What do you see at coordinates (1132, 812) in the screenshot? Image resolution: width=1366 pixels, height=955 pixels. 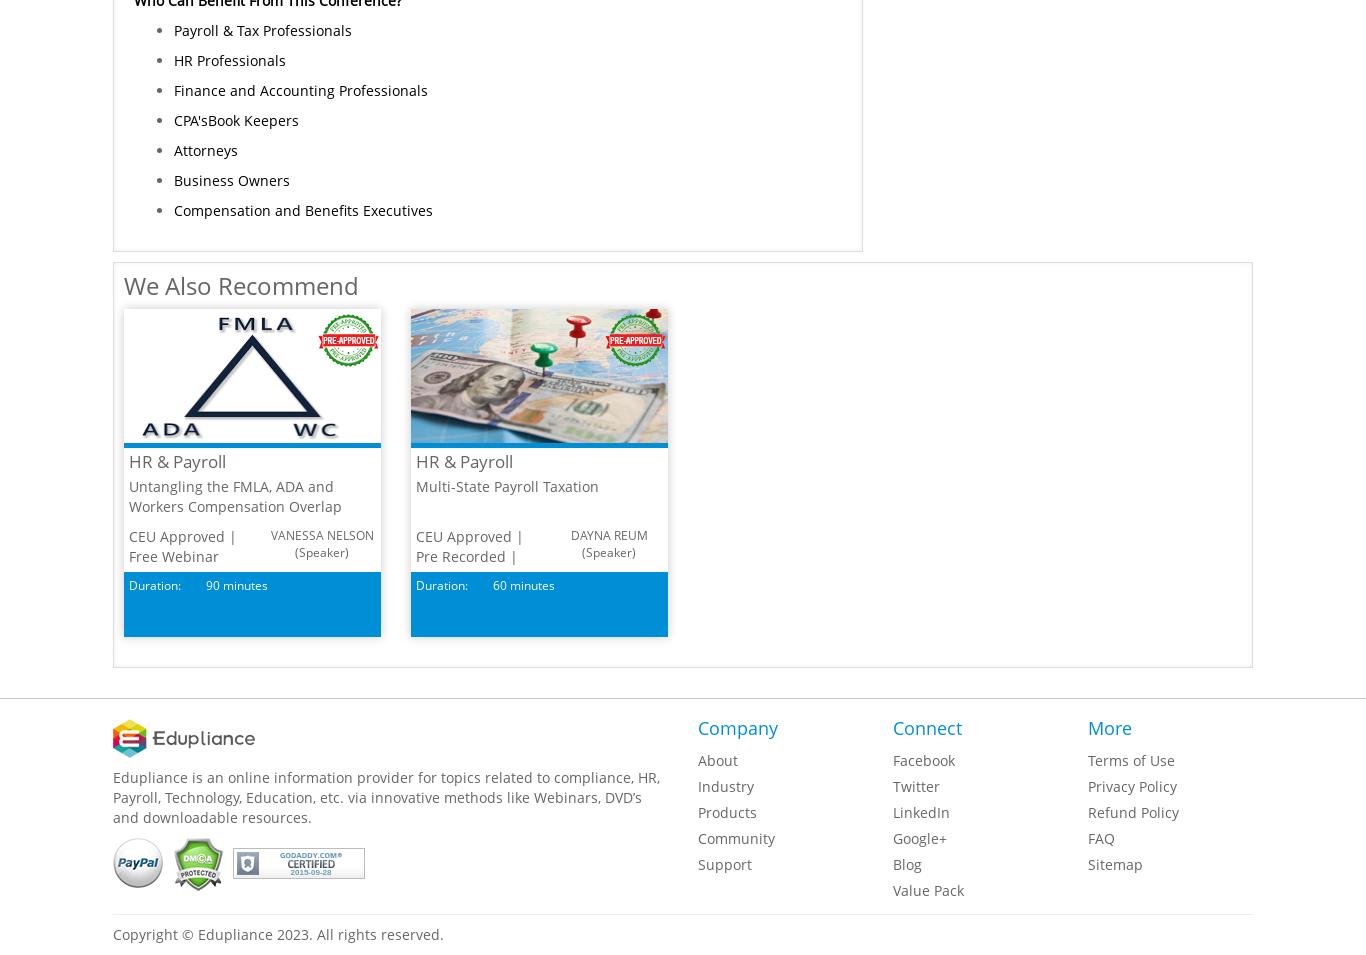 I see `'Refund Policy'` at bounding box center [1132, 812].